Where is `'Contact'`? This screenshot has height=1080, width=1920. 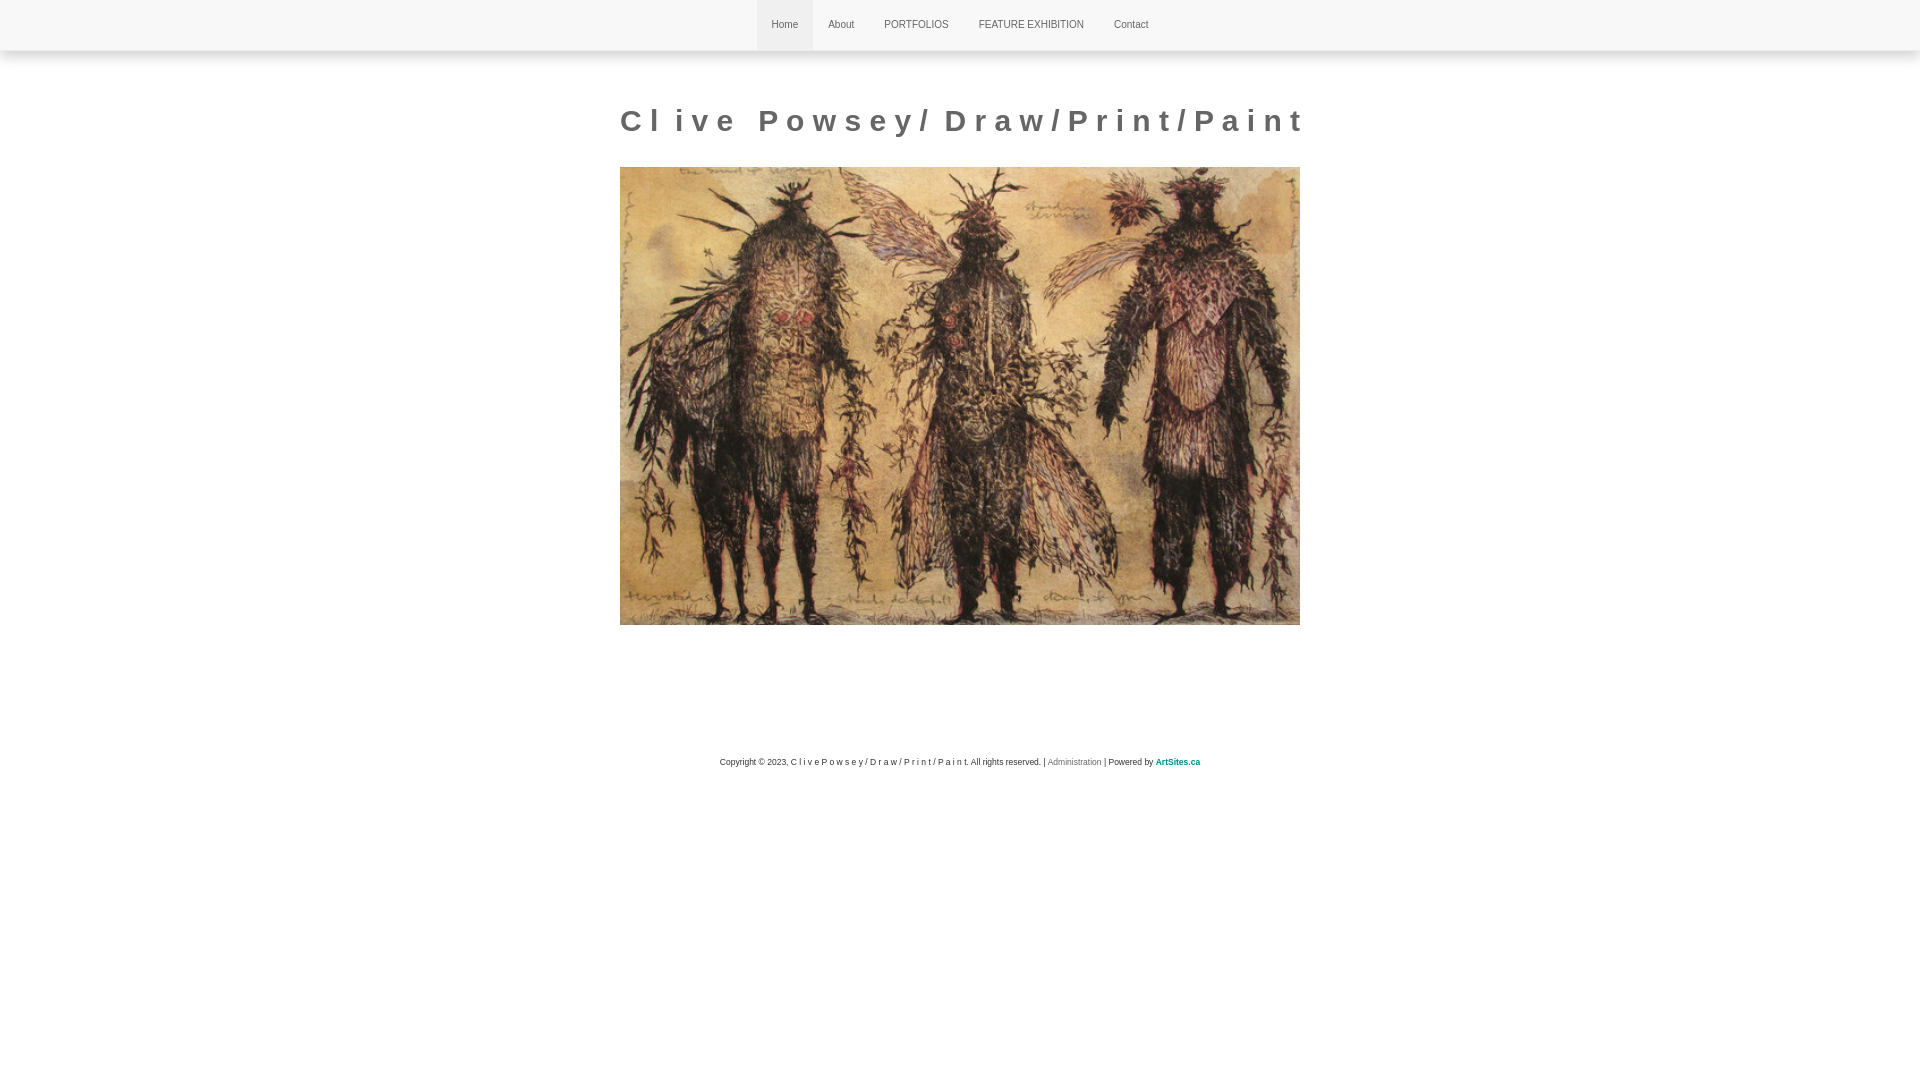
'Contact' is located at coordinates (1131, 24).